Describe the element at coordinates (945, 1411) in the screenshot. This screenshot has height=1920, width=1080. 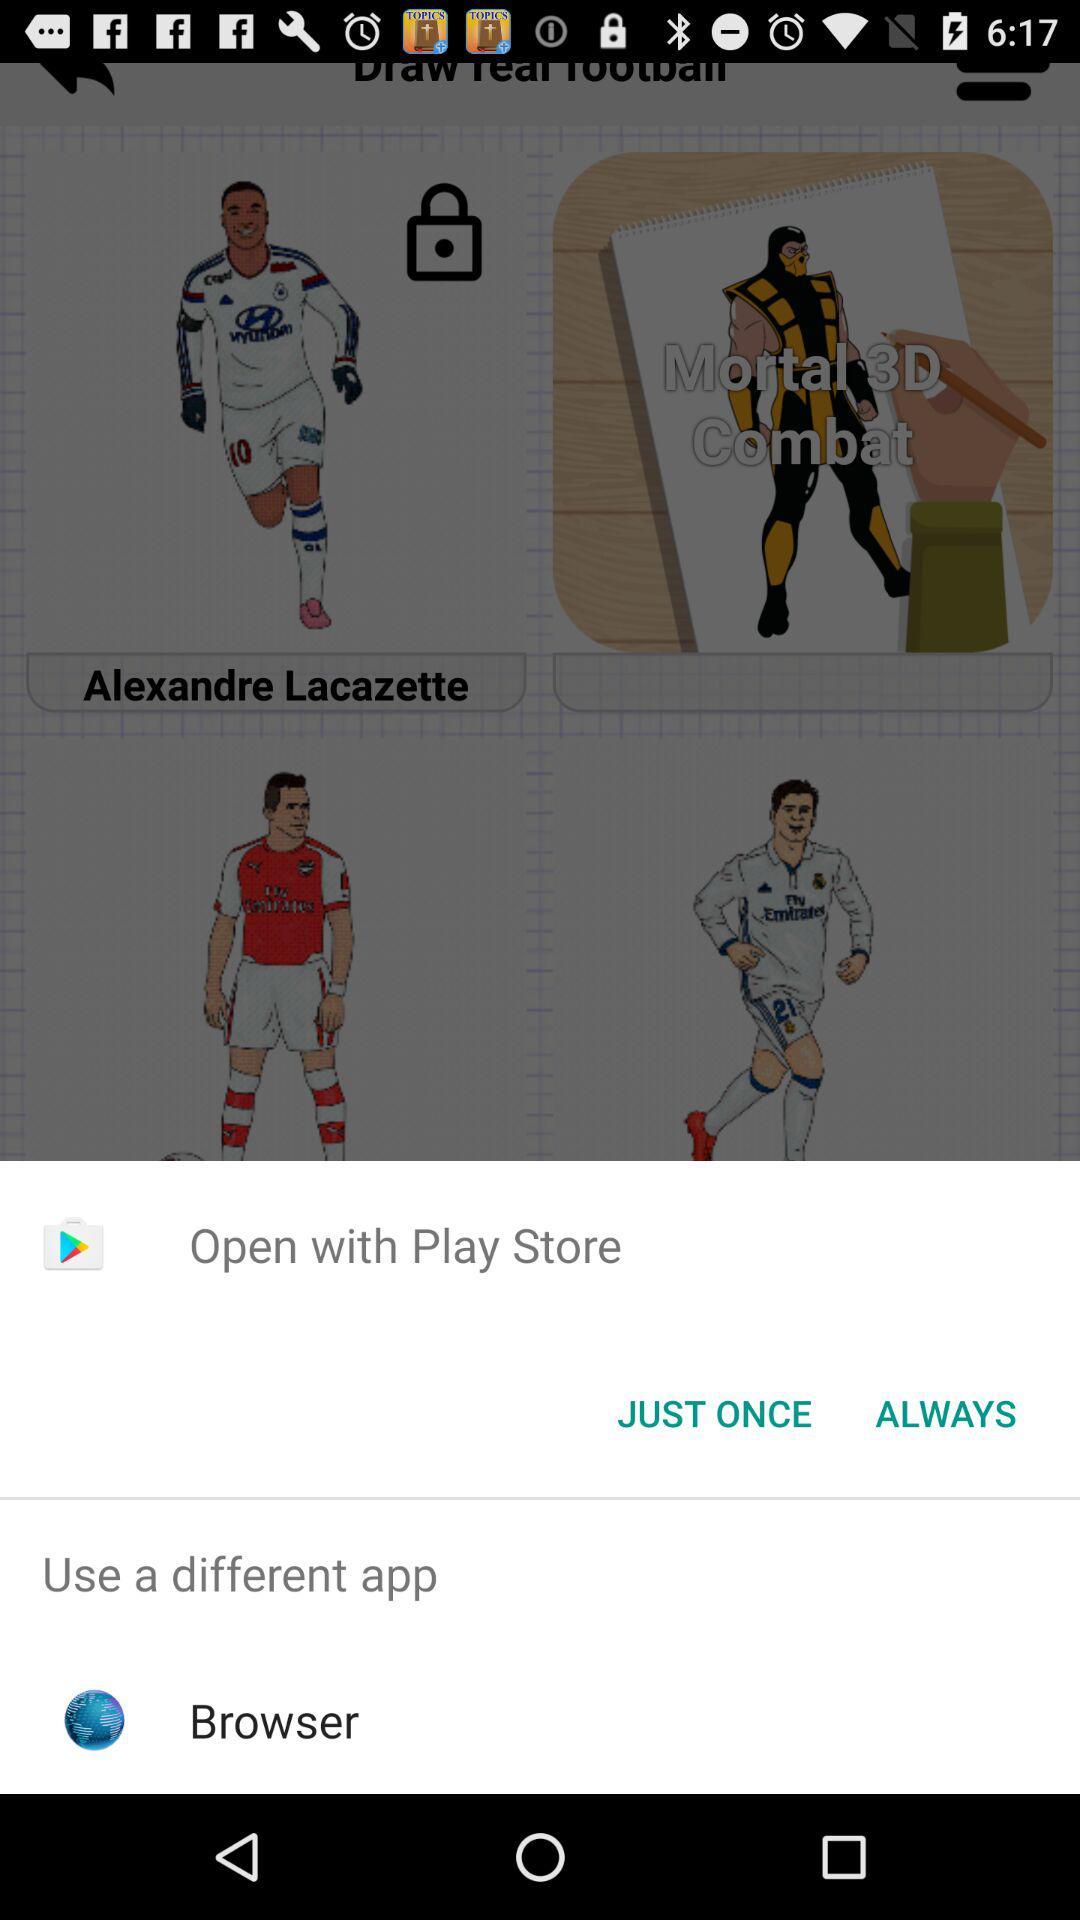
I see `the item below the open with play app` at that location.